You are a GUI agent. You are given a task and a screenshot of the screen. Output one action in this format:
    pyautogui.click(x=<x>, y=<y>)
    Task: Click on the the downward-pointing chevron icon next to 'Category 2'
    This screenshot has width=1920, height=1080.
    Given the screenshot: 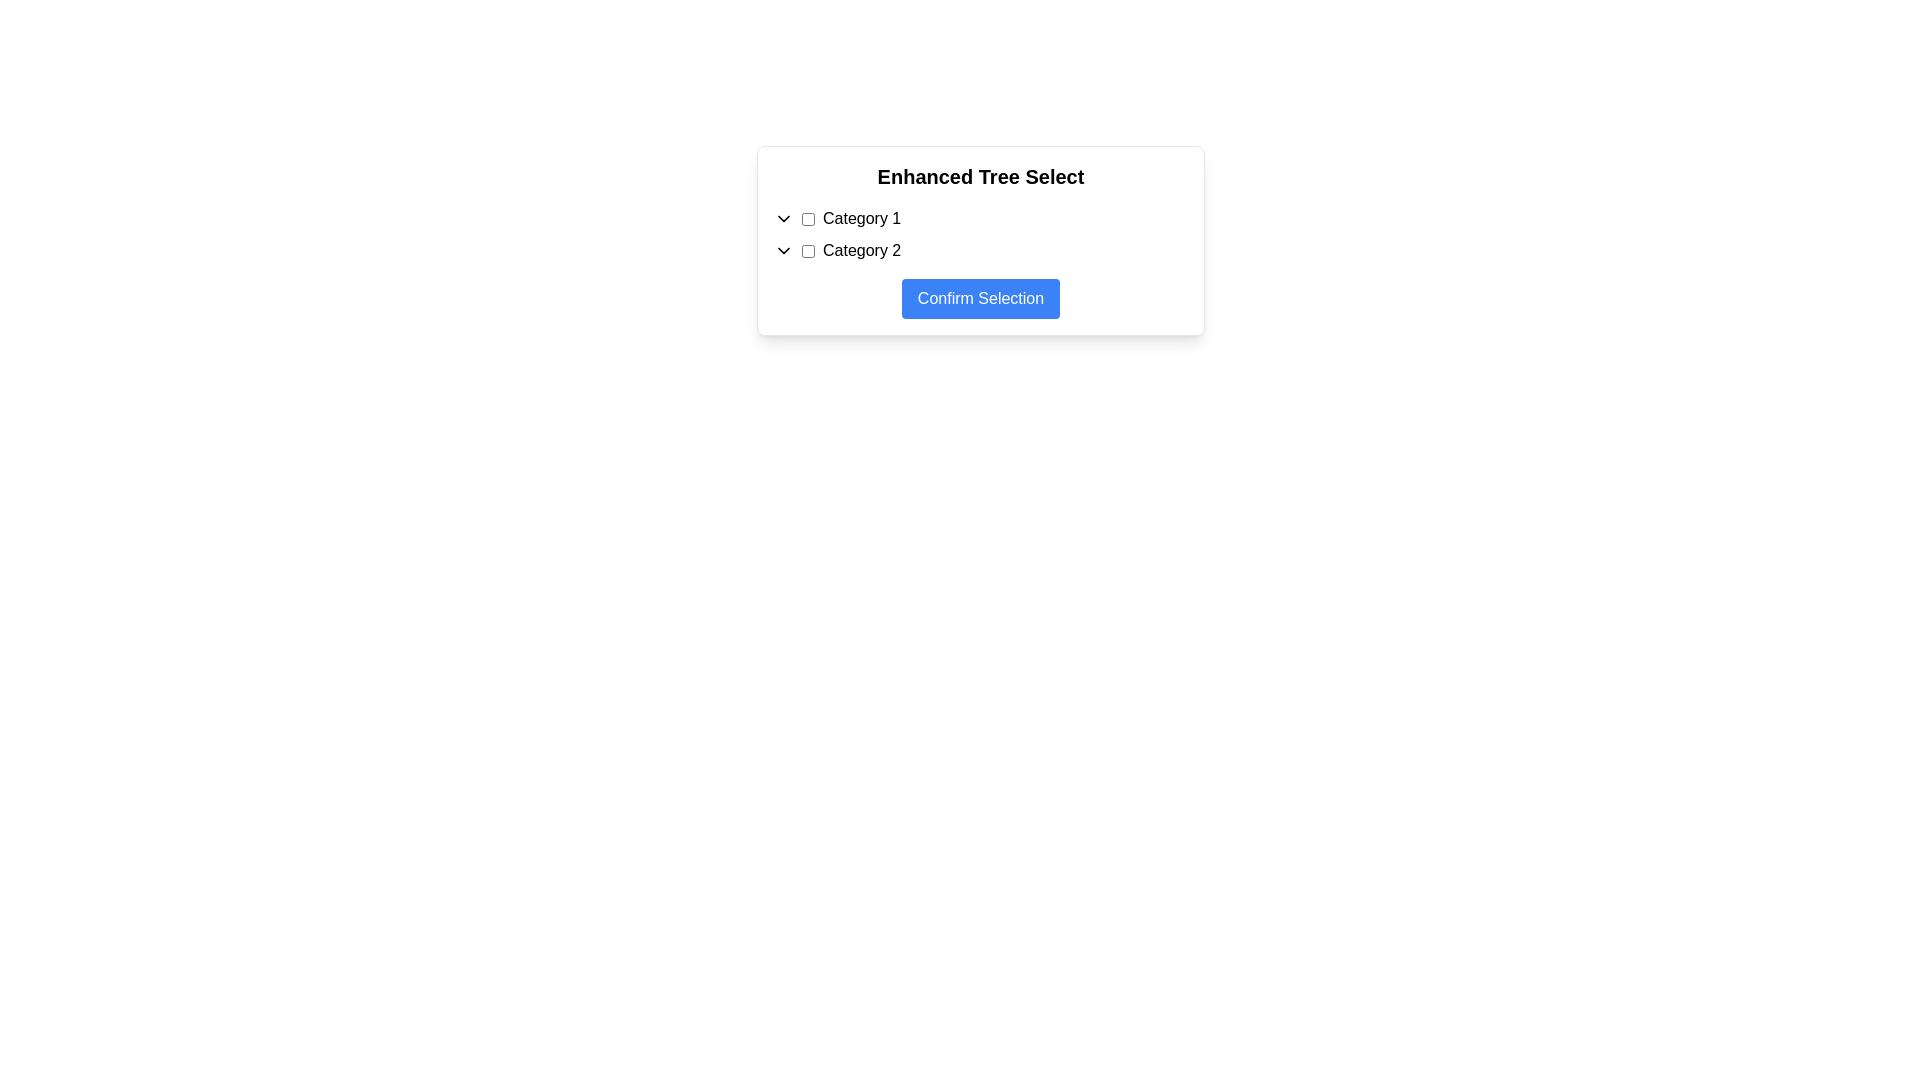 What is the action you would take?
    pyautogui.click(x=782, y=249)
    